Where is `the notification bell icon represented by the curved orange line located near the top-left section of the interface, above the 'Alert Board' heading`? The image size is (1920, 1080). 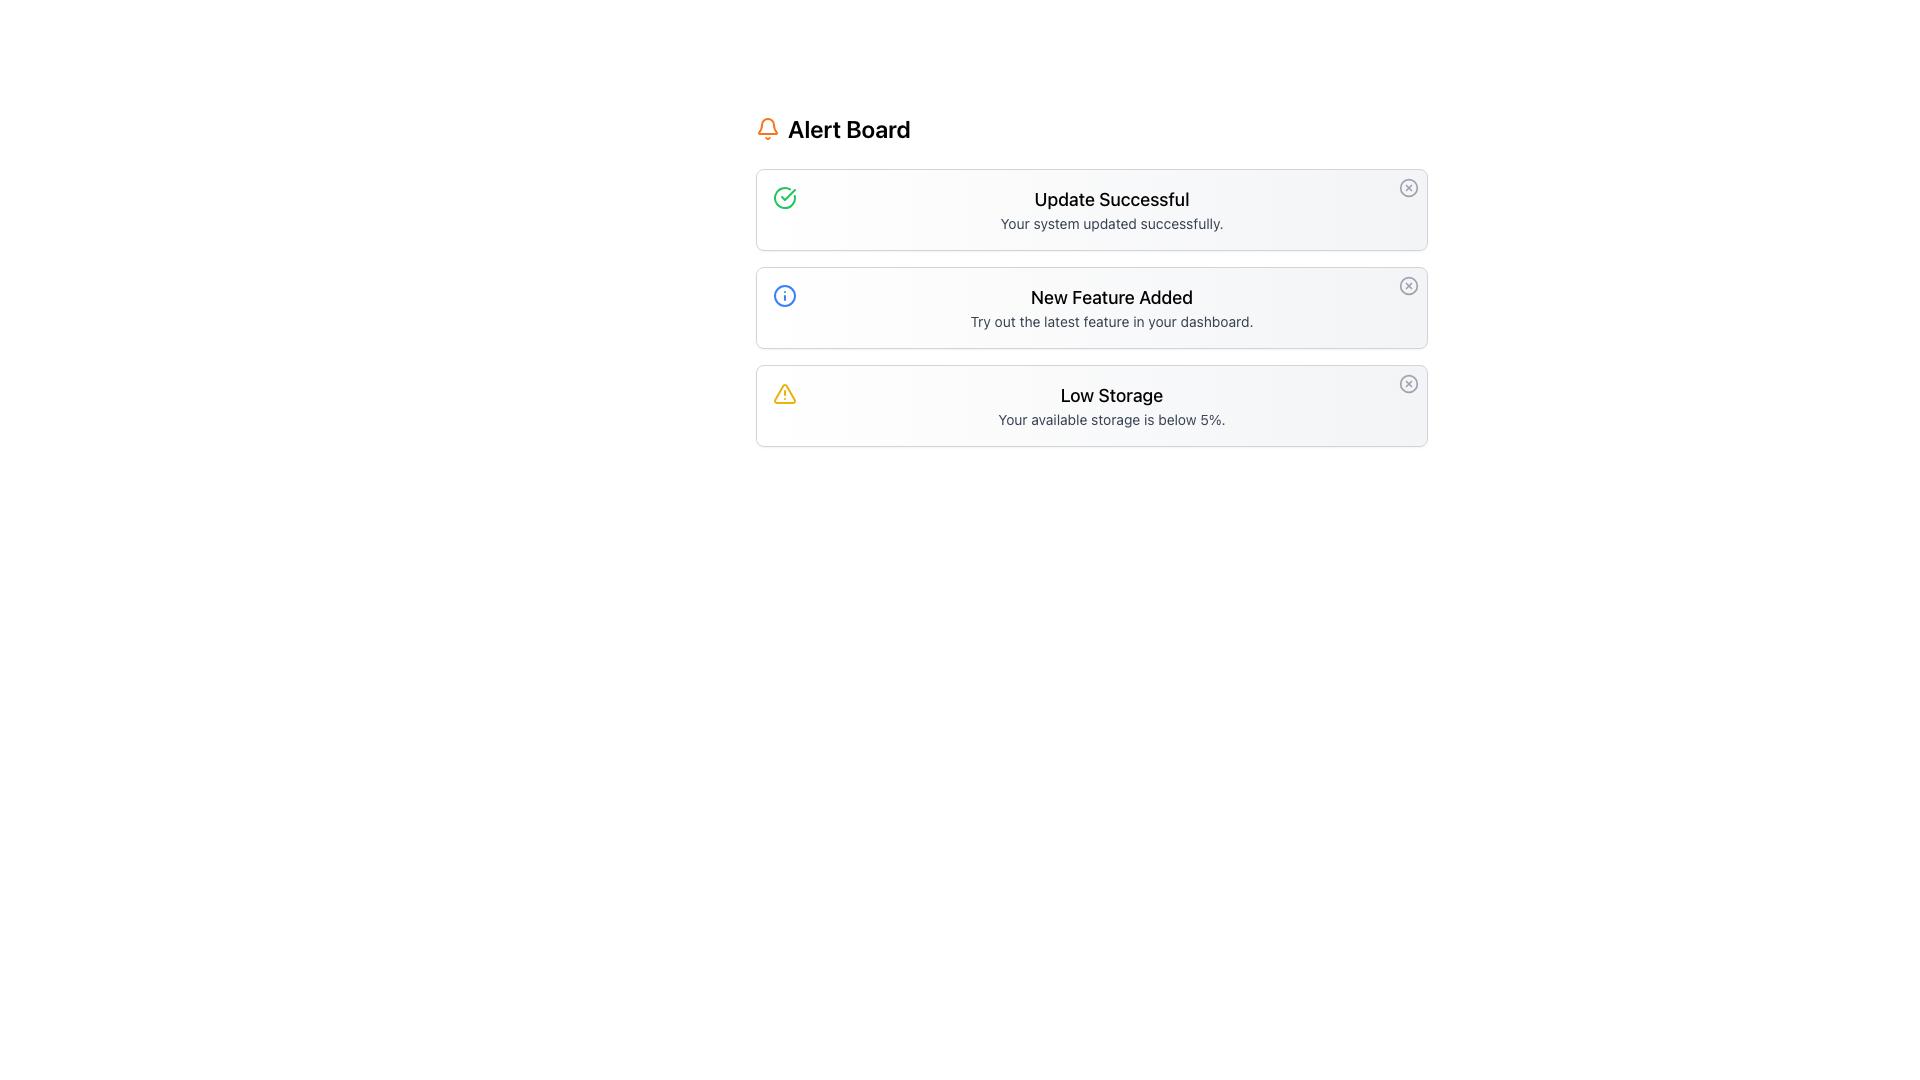
the notification bell icon represented by the curved orange line located near the top-left section of the interface, above the 'Alert Board' heading is located at coordinates (767, 126).